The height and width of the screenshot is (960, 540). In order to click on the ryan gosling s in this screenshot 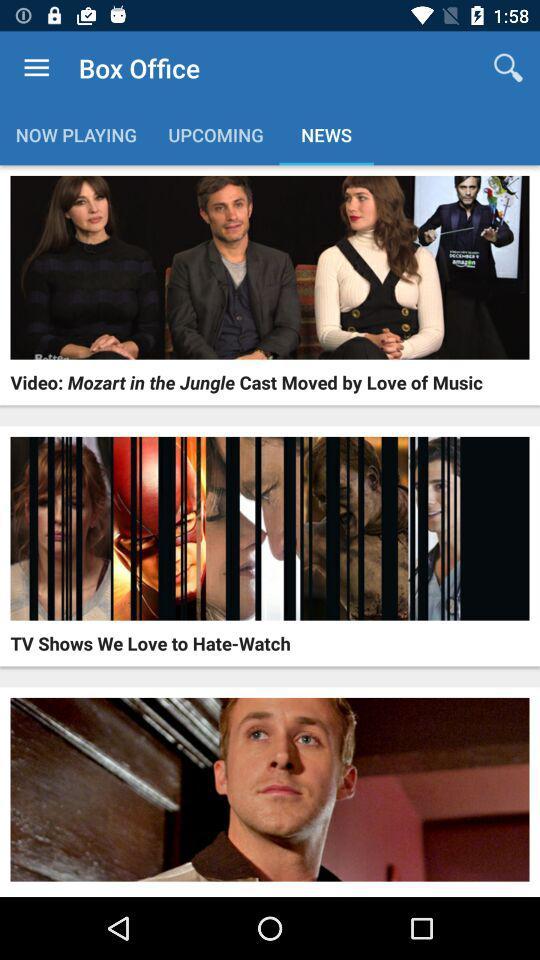, I will do `click(135, 893)`.